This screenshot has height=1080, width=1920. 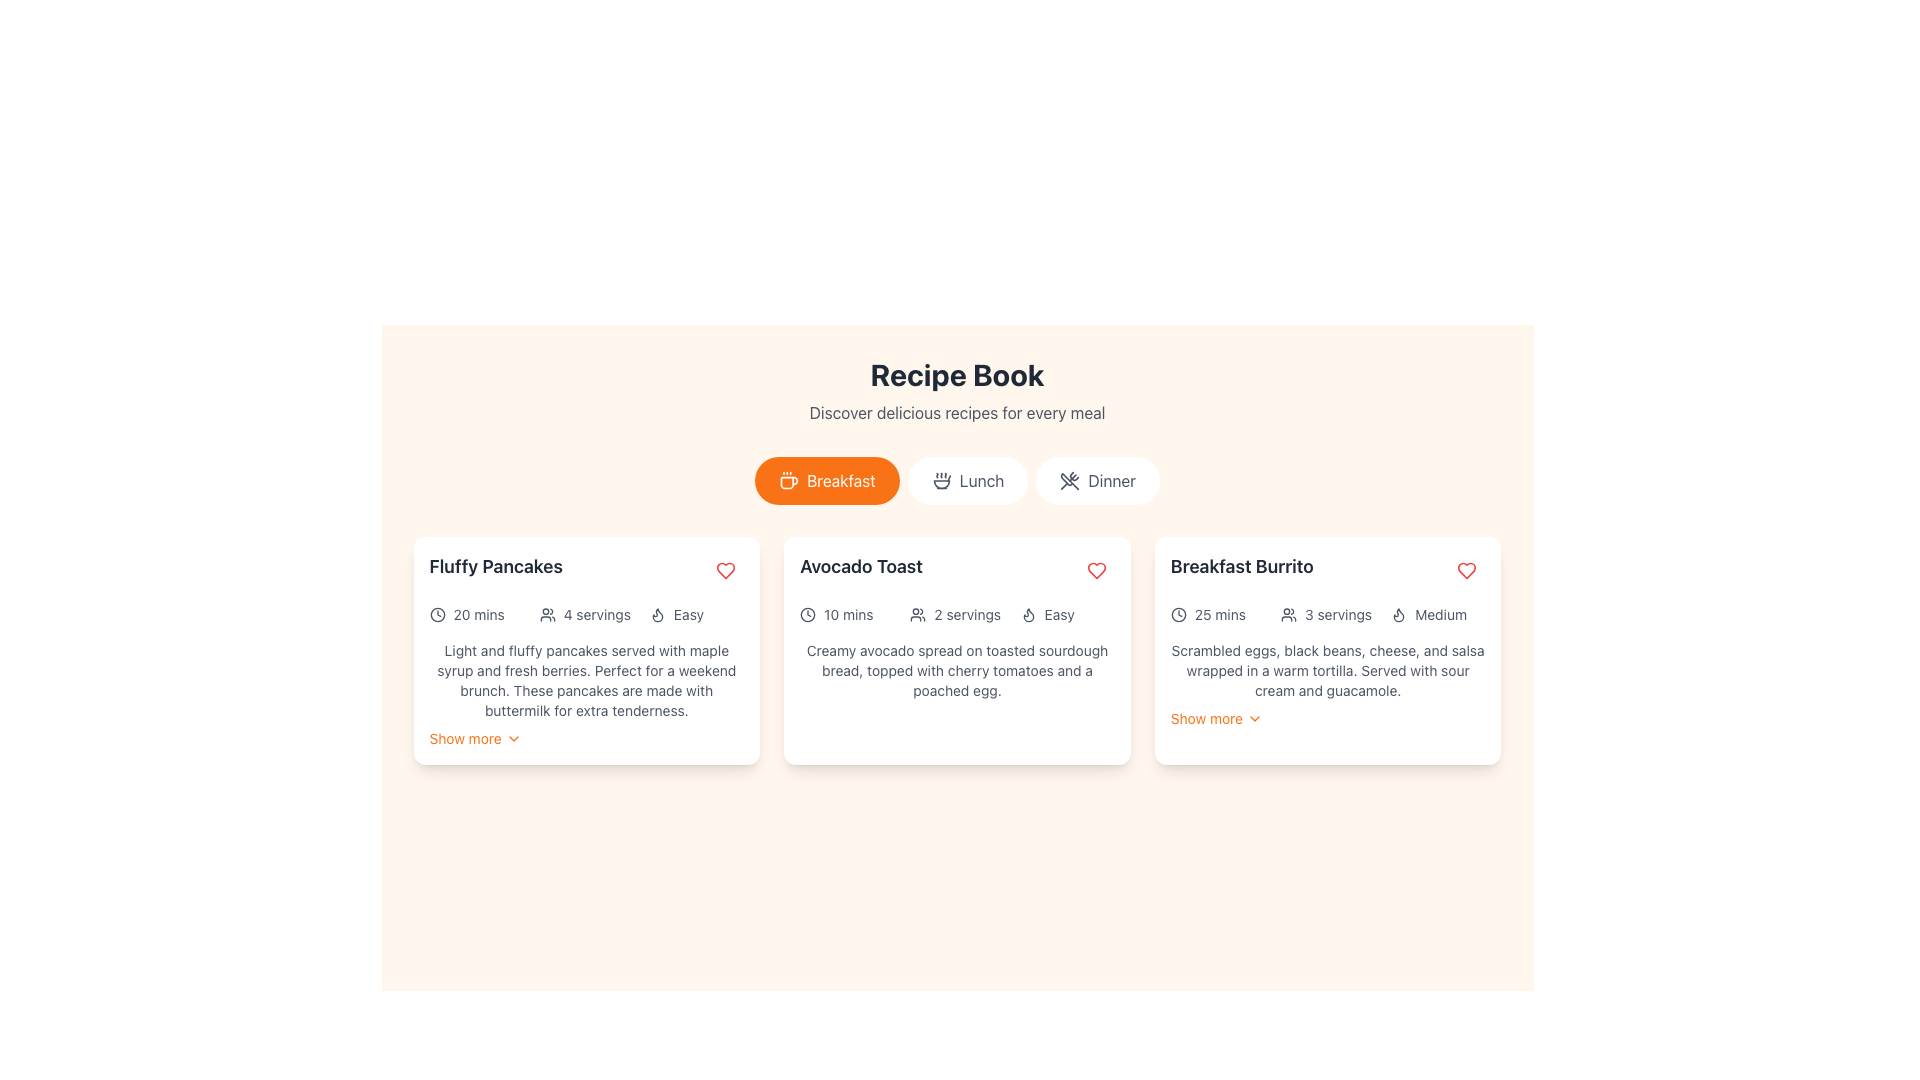 I want to click on content from the Text block providing detailed information about the 'Fluffy Pancakes' recipe located in the first column of the grid layout, below the icons and above the 'Show more' link, so click(x=585, y=693).